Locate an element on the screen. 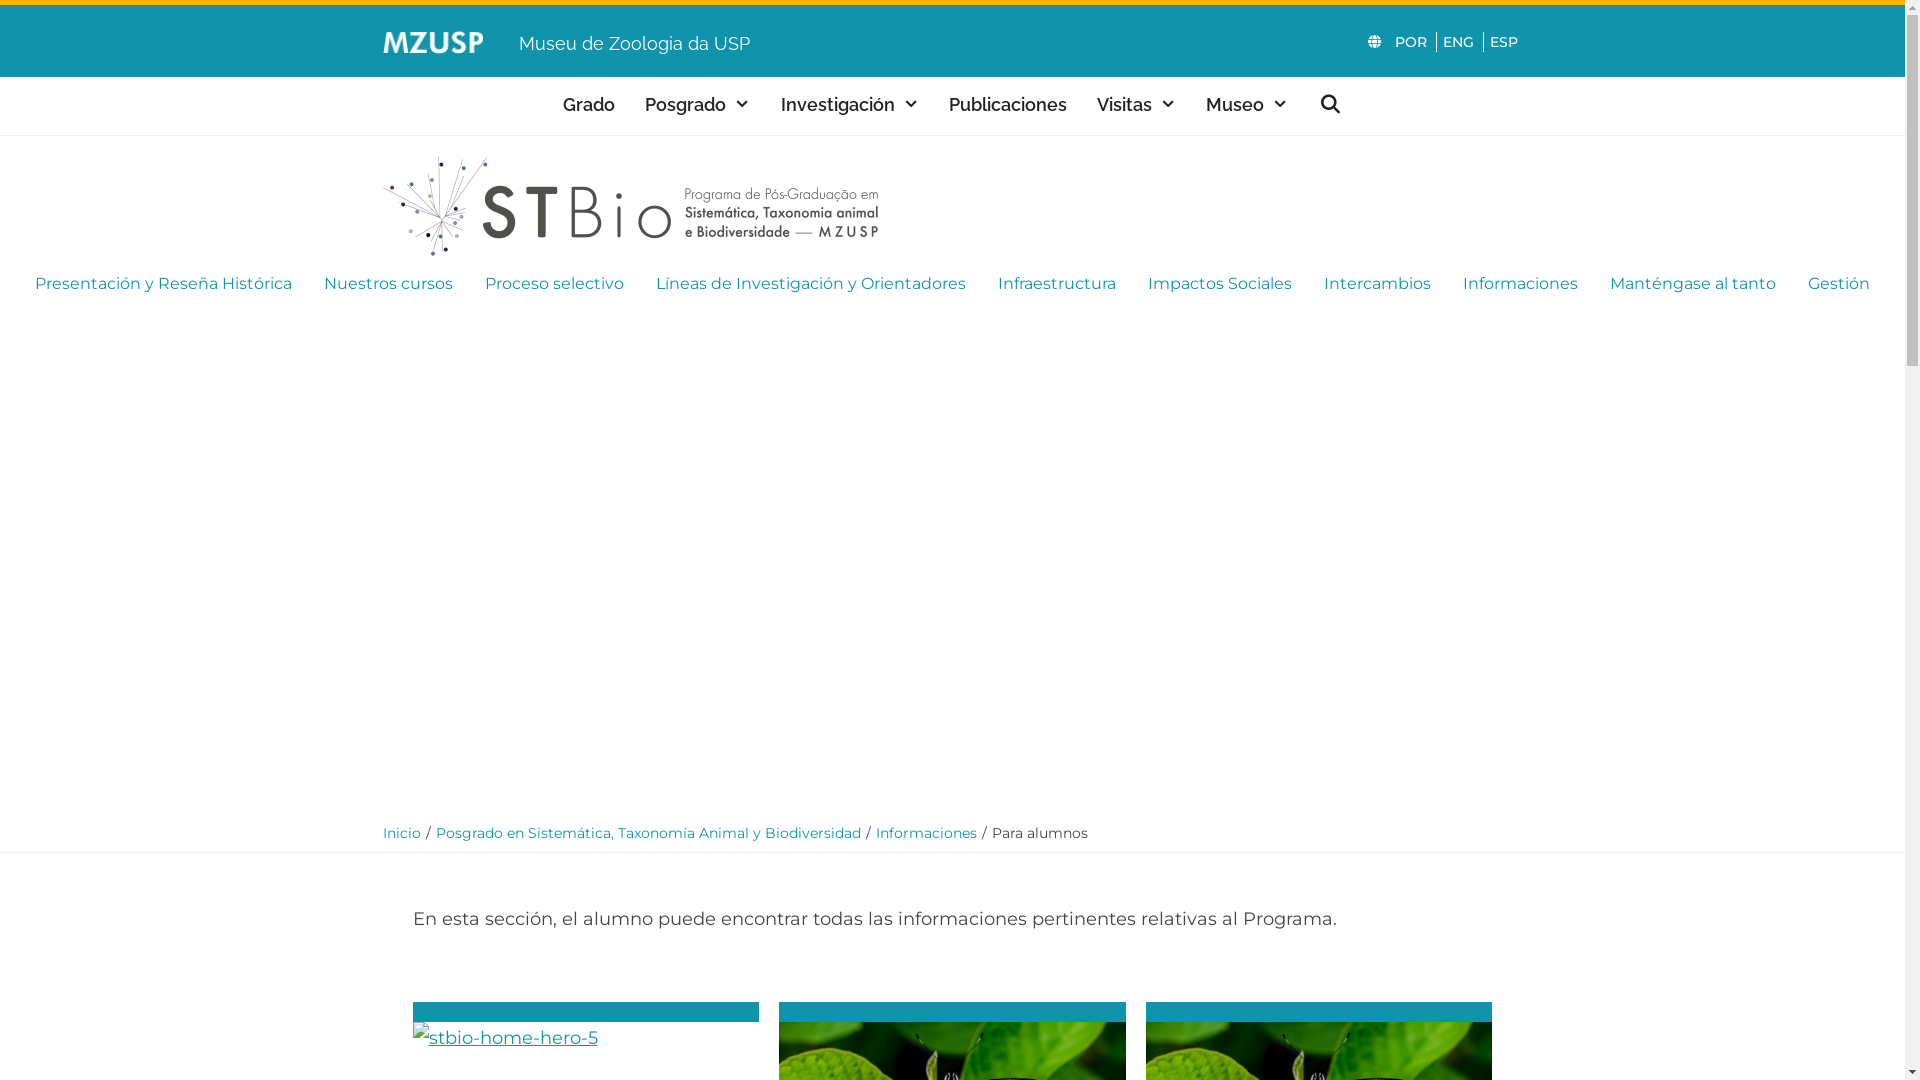 This screenshot has height=1080, width=1920. 'Impactos Sociales' is located at coordinates (1132, 284).